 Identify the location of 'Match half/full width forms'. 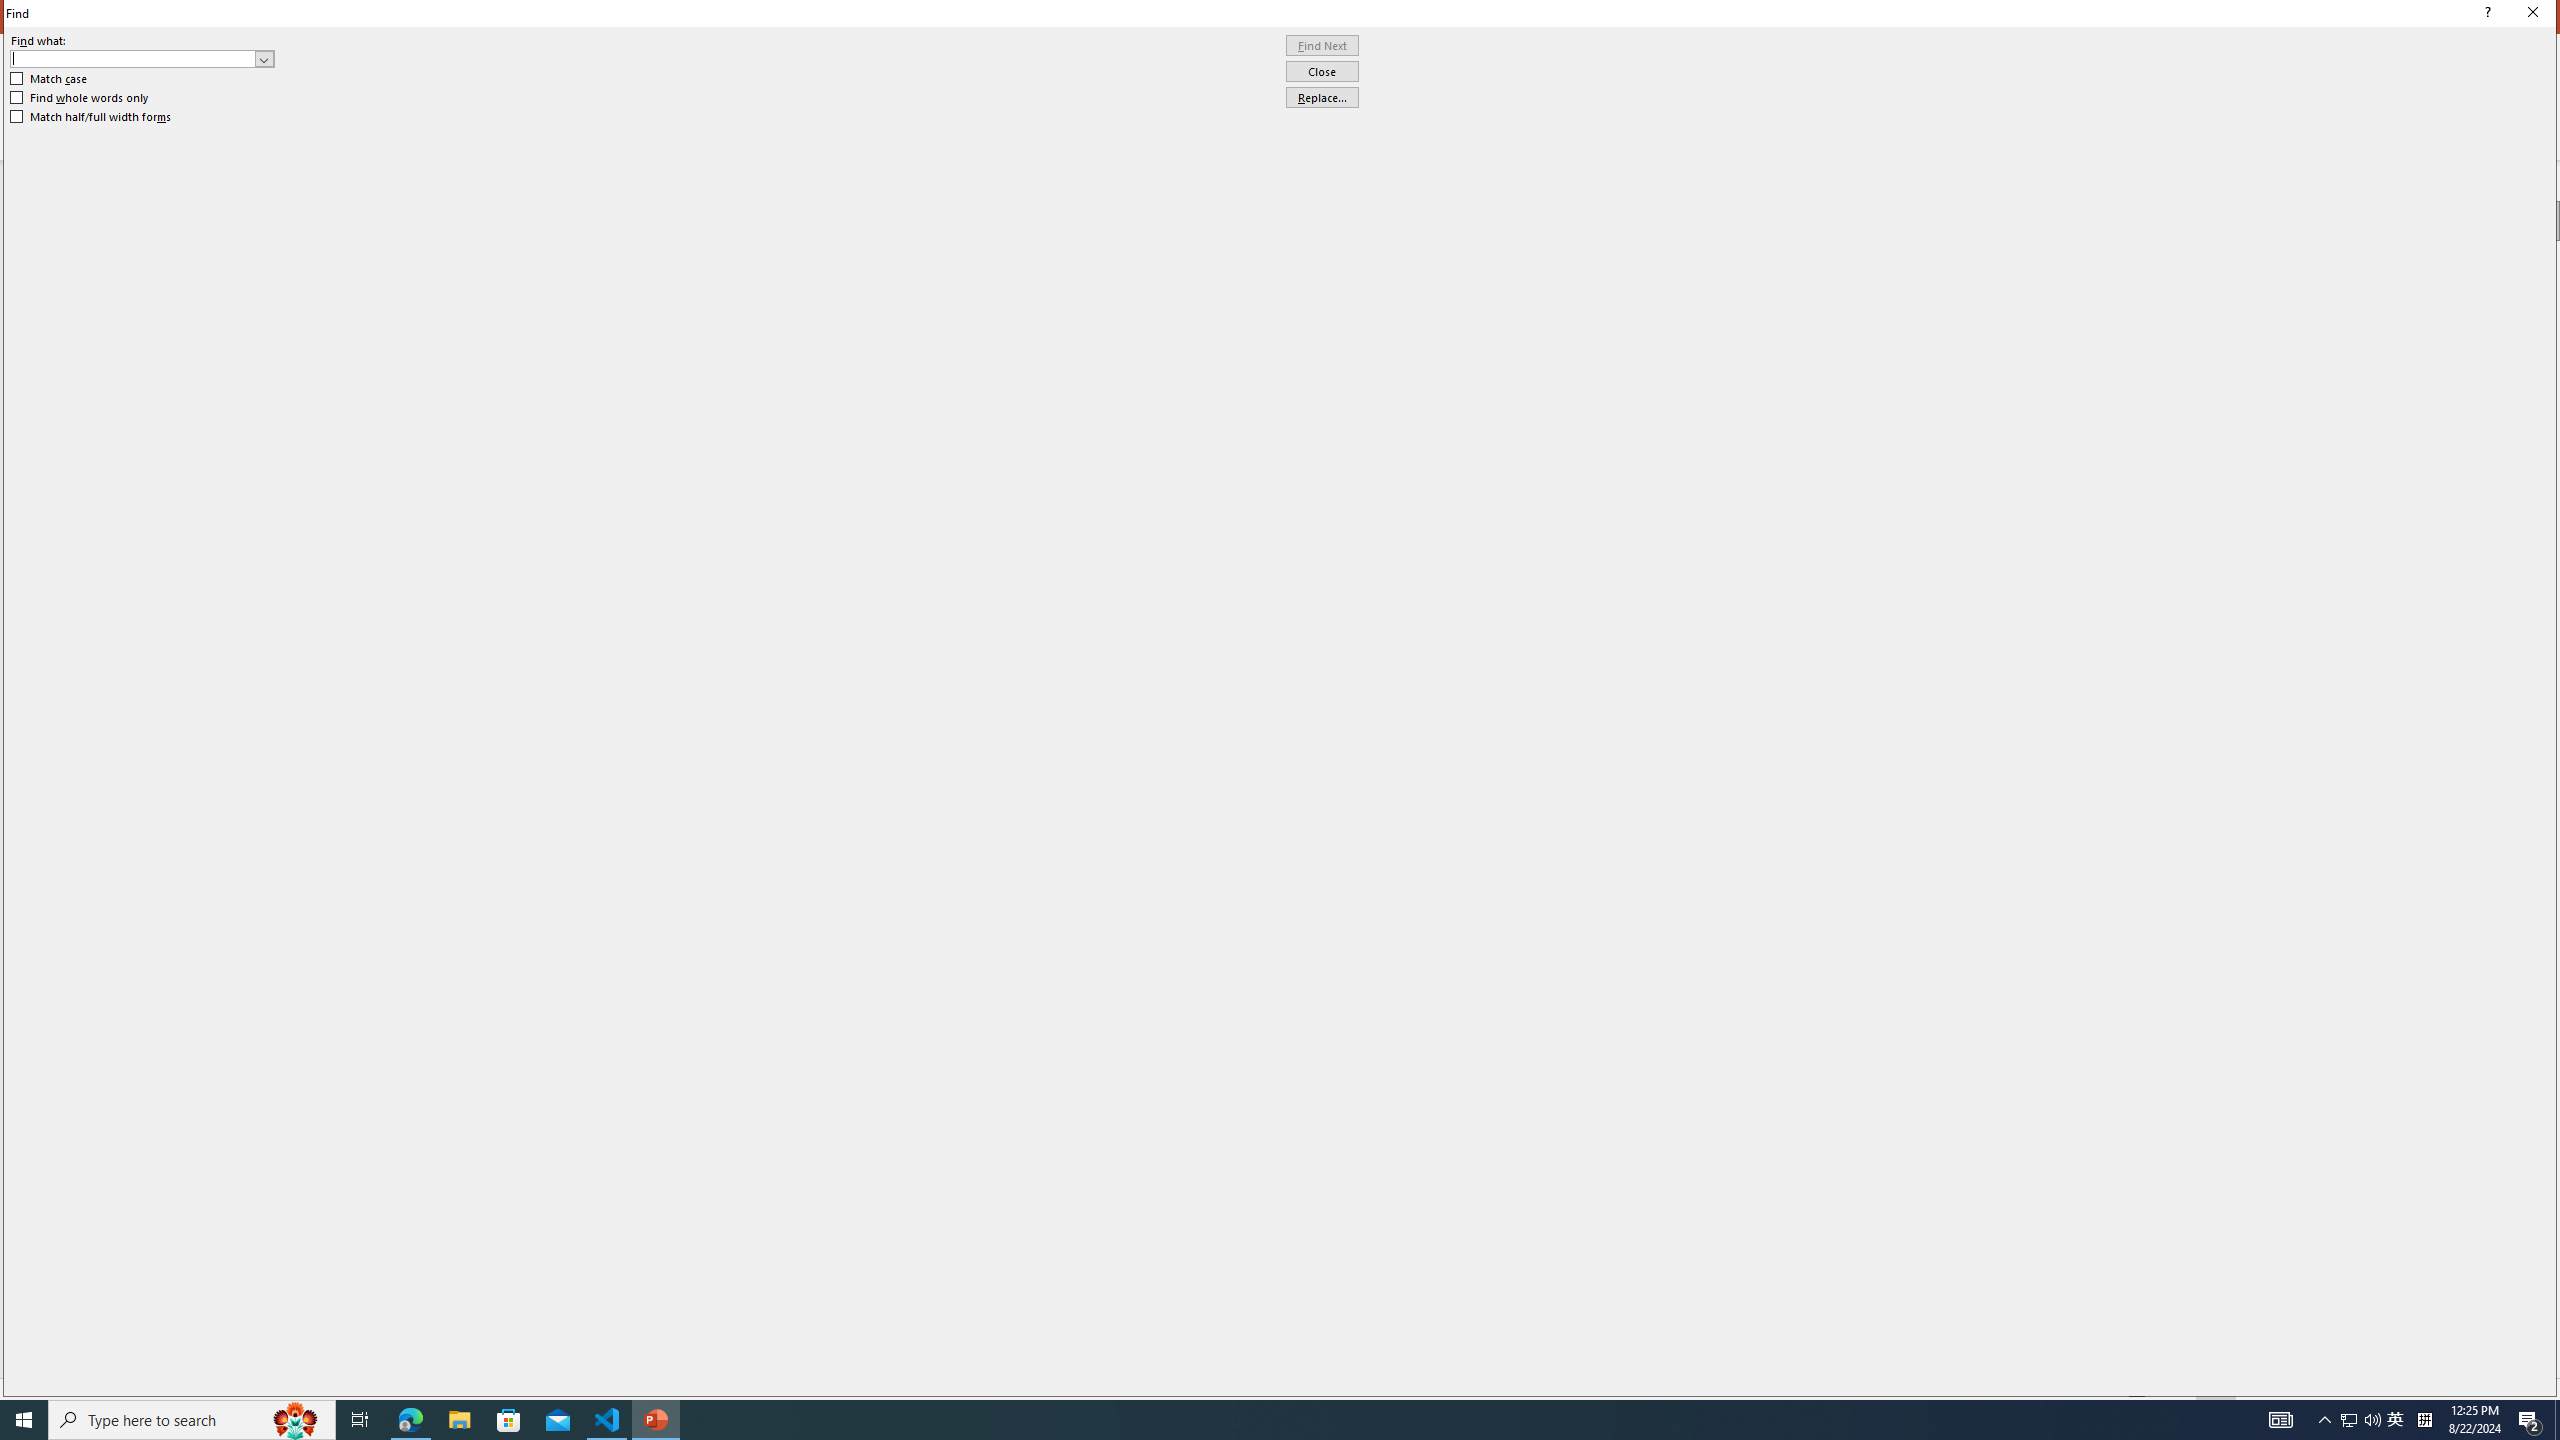
(91, 116).